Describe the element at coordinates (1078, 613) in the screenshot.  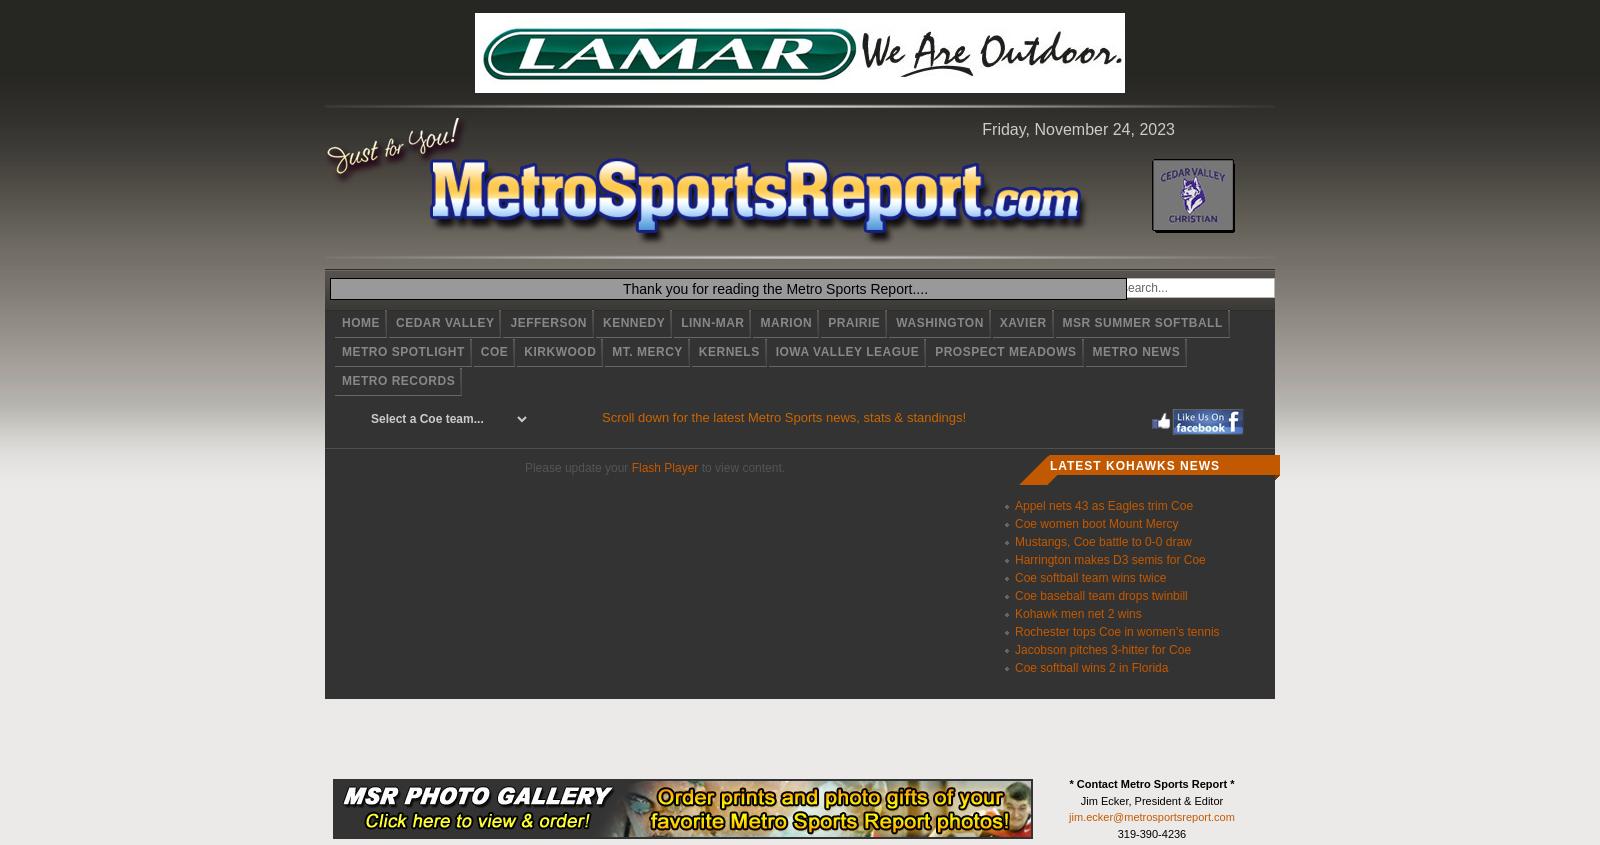
I see `'Kohawk men net 2 wins'` at that location.